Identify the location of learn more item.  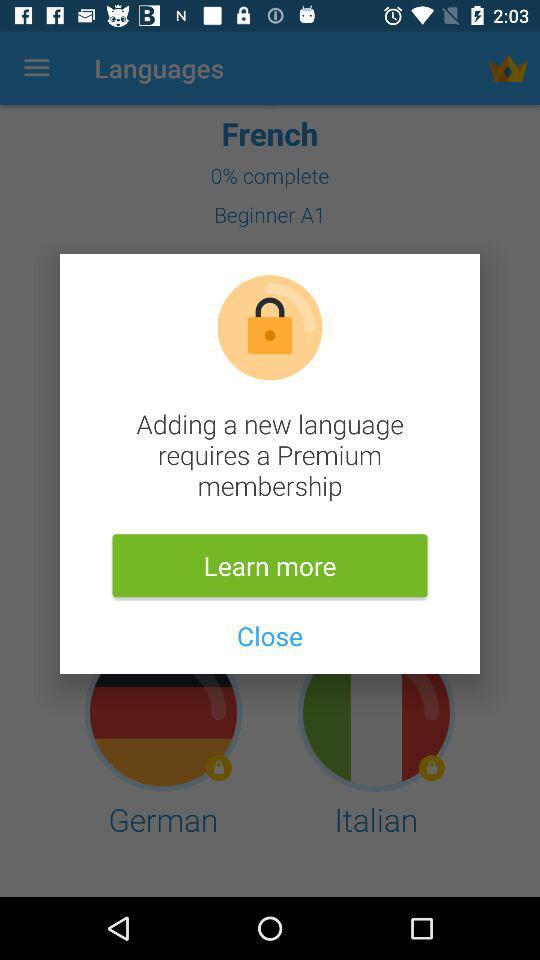
(270, 565).